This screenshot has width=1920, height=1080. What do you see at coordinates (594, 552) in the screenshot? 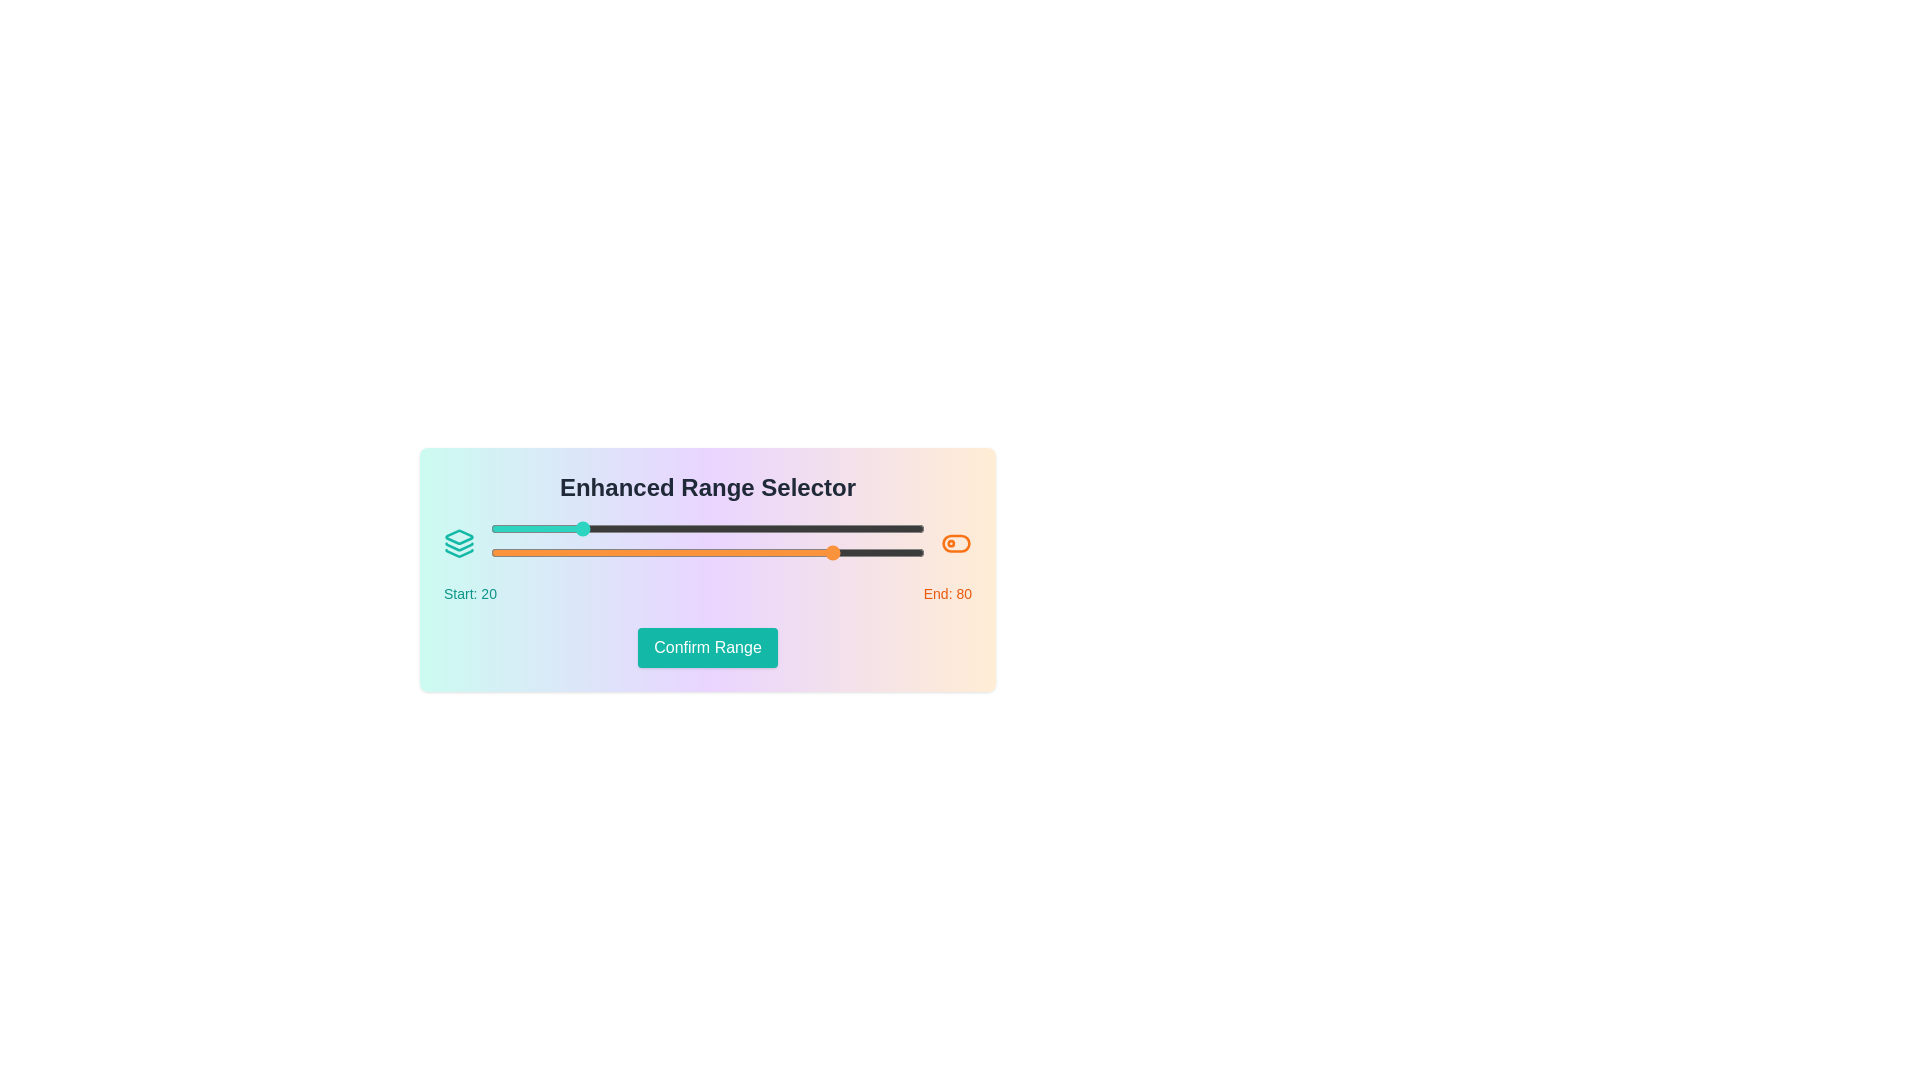
I see `the slider value` at bounding box center [594, 552].